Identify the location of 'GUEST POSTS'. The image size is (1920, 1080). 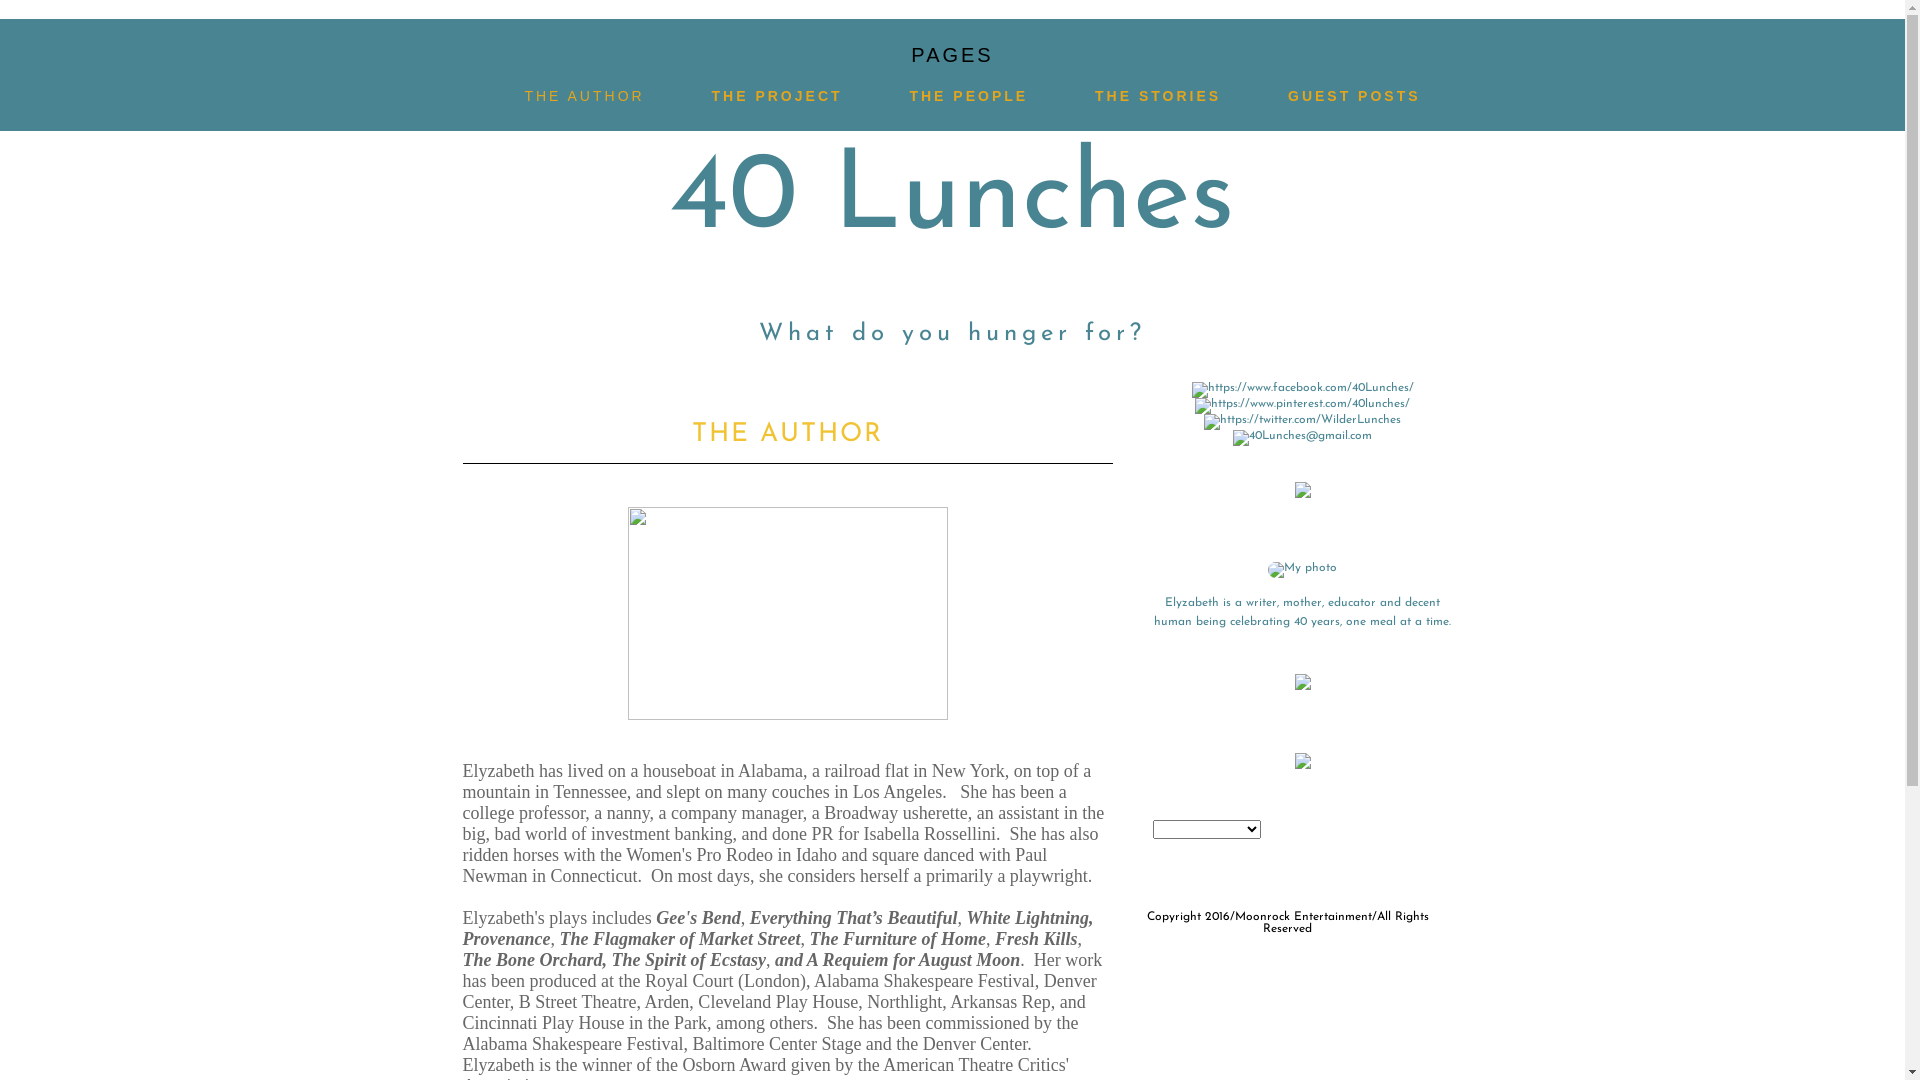
(1287, 96).